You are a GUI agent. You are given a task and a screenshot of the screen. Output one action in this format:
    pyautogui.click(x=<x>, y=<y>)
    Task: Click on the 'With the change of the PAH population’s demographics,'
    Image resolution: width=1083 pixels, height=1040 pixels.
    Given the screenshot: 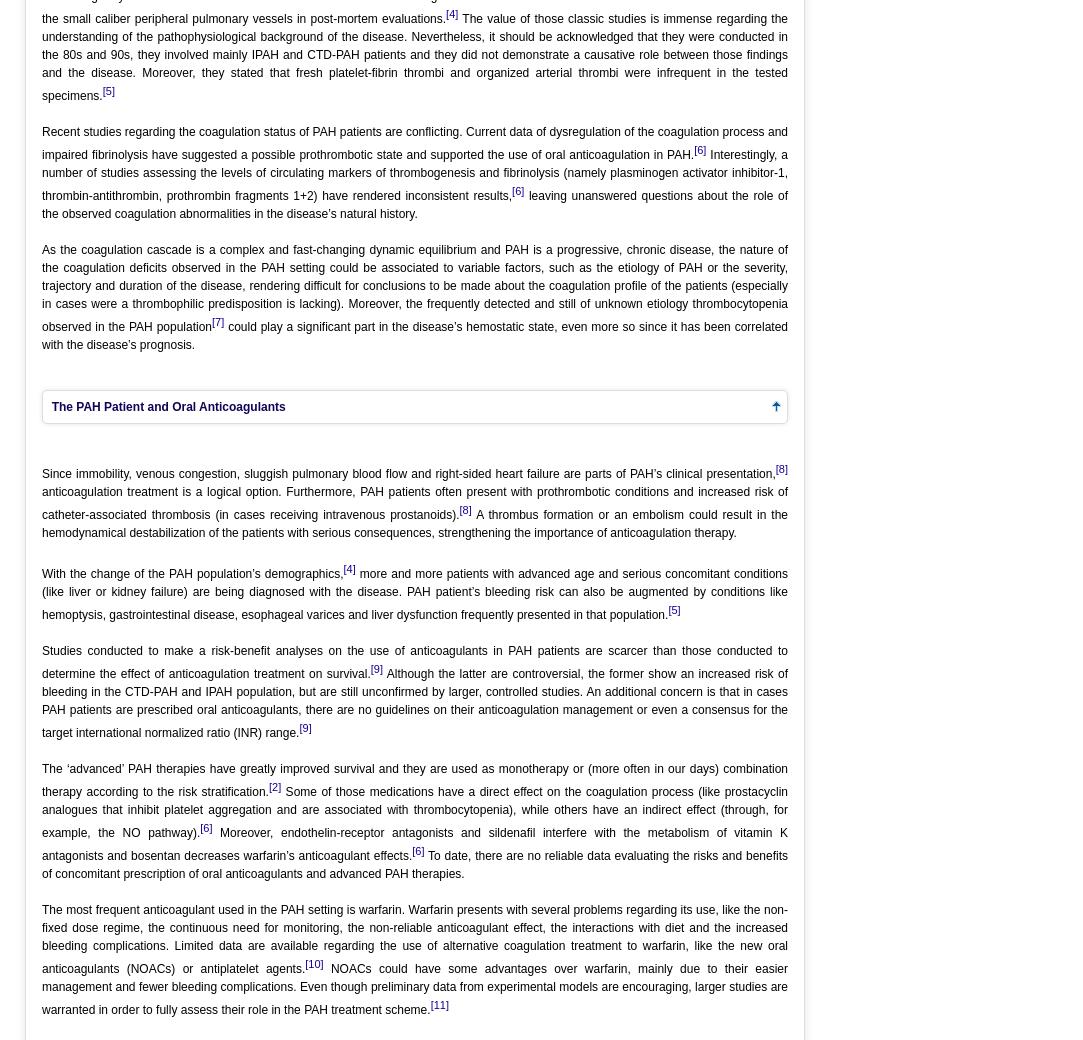 What is the action you would take?
    pyautogui.click(x=191, y=572)
    